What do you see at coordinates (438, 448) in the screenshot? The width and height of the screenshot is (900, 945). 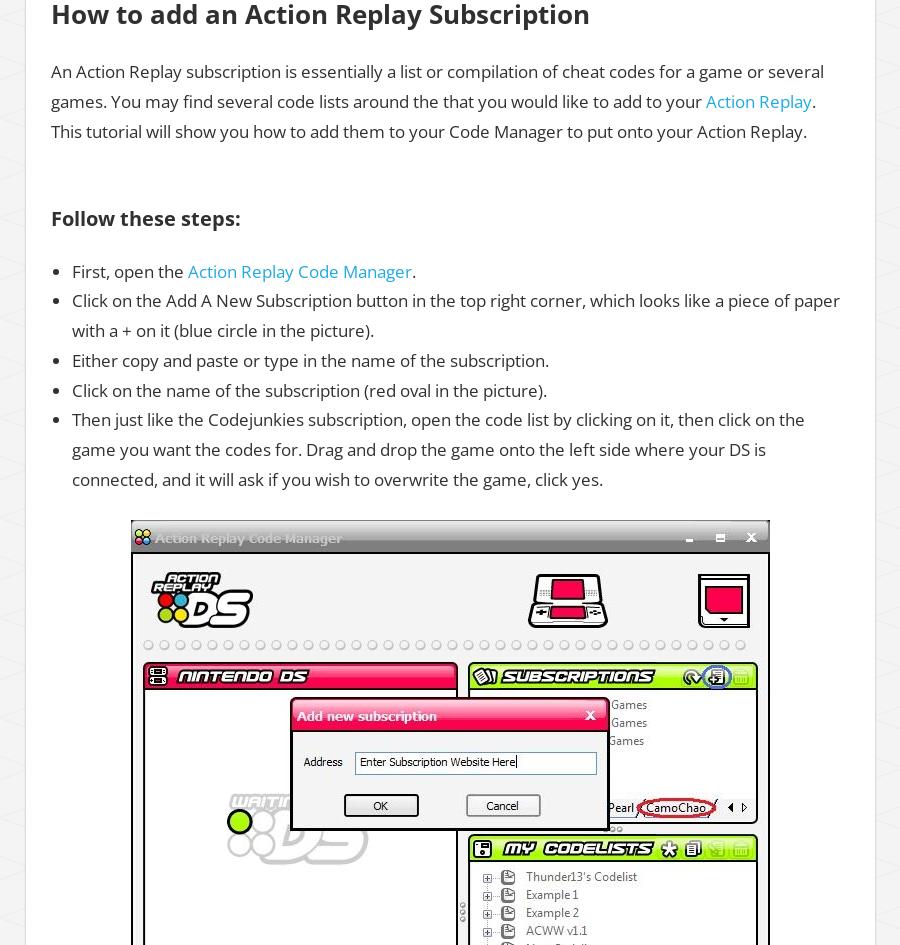 I see `'Then just like the Codejunkies subscription, open the code list by clicking on it, then click on the game you want the codes for. Drag and drop the game onto the left side where your DS is connected, and it will ask if you wish to overwrite the game, click yes.'` at bounding box center [438, 448].